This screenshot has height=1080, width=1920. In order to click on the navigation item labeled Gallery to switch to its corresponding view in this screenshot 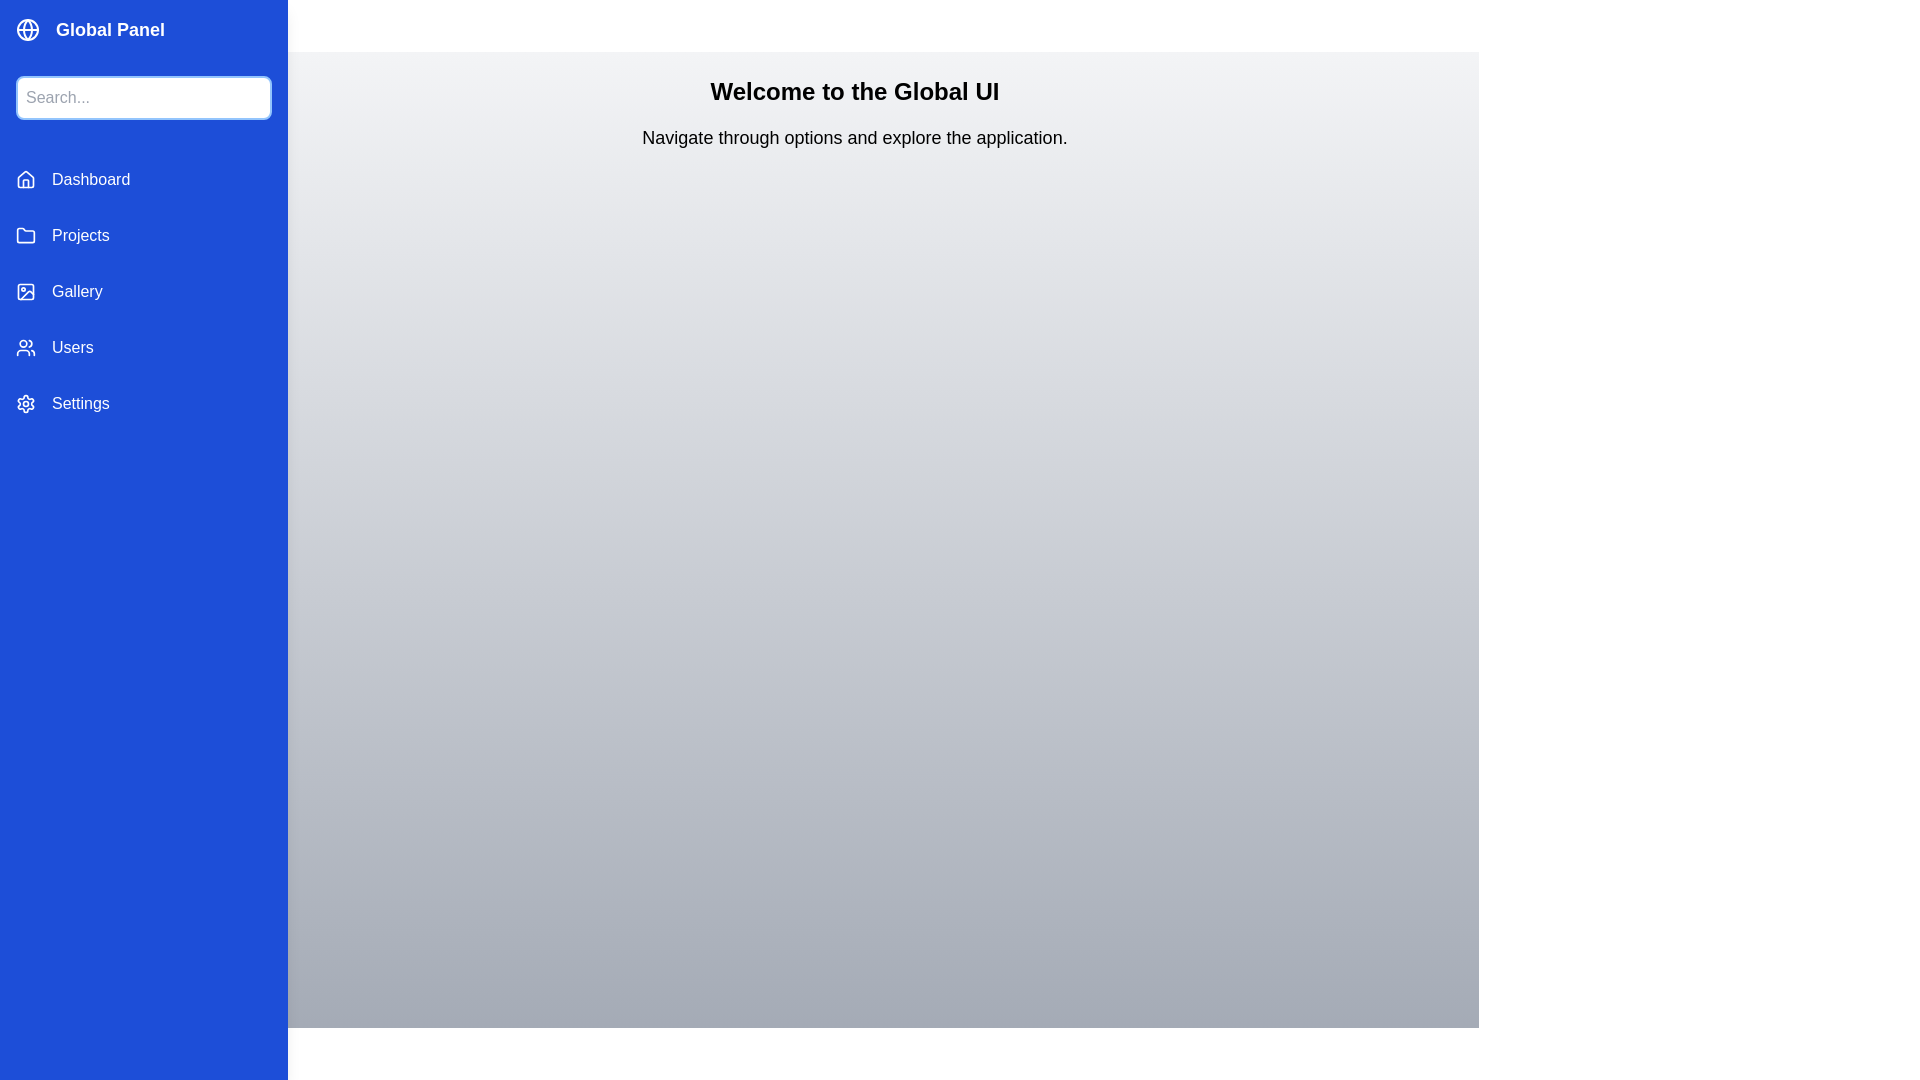, I will do `click(143, 292)`.